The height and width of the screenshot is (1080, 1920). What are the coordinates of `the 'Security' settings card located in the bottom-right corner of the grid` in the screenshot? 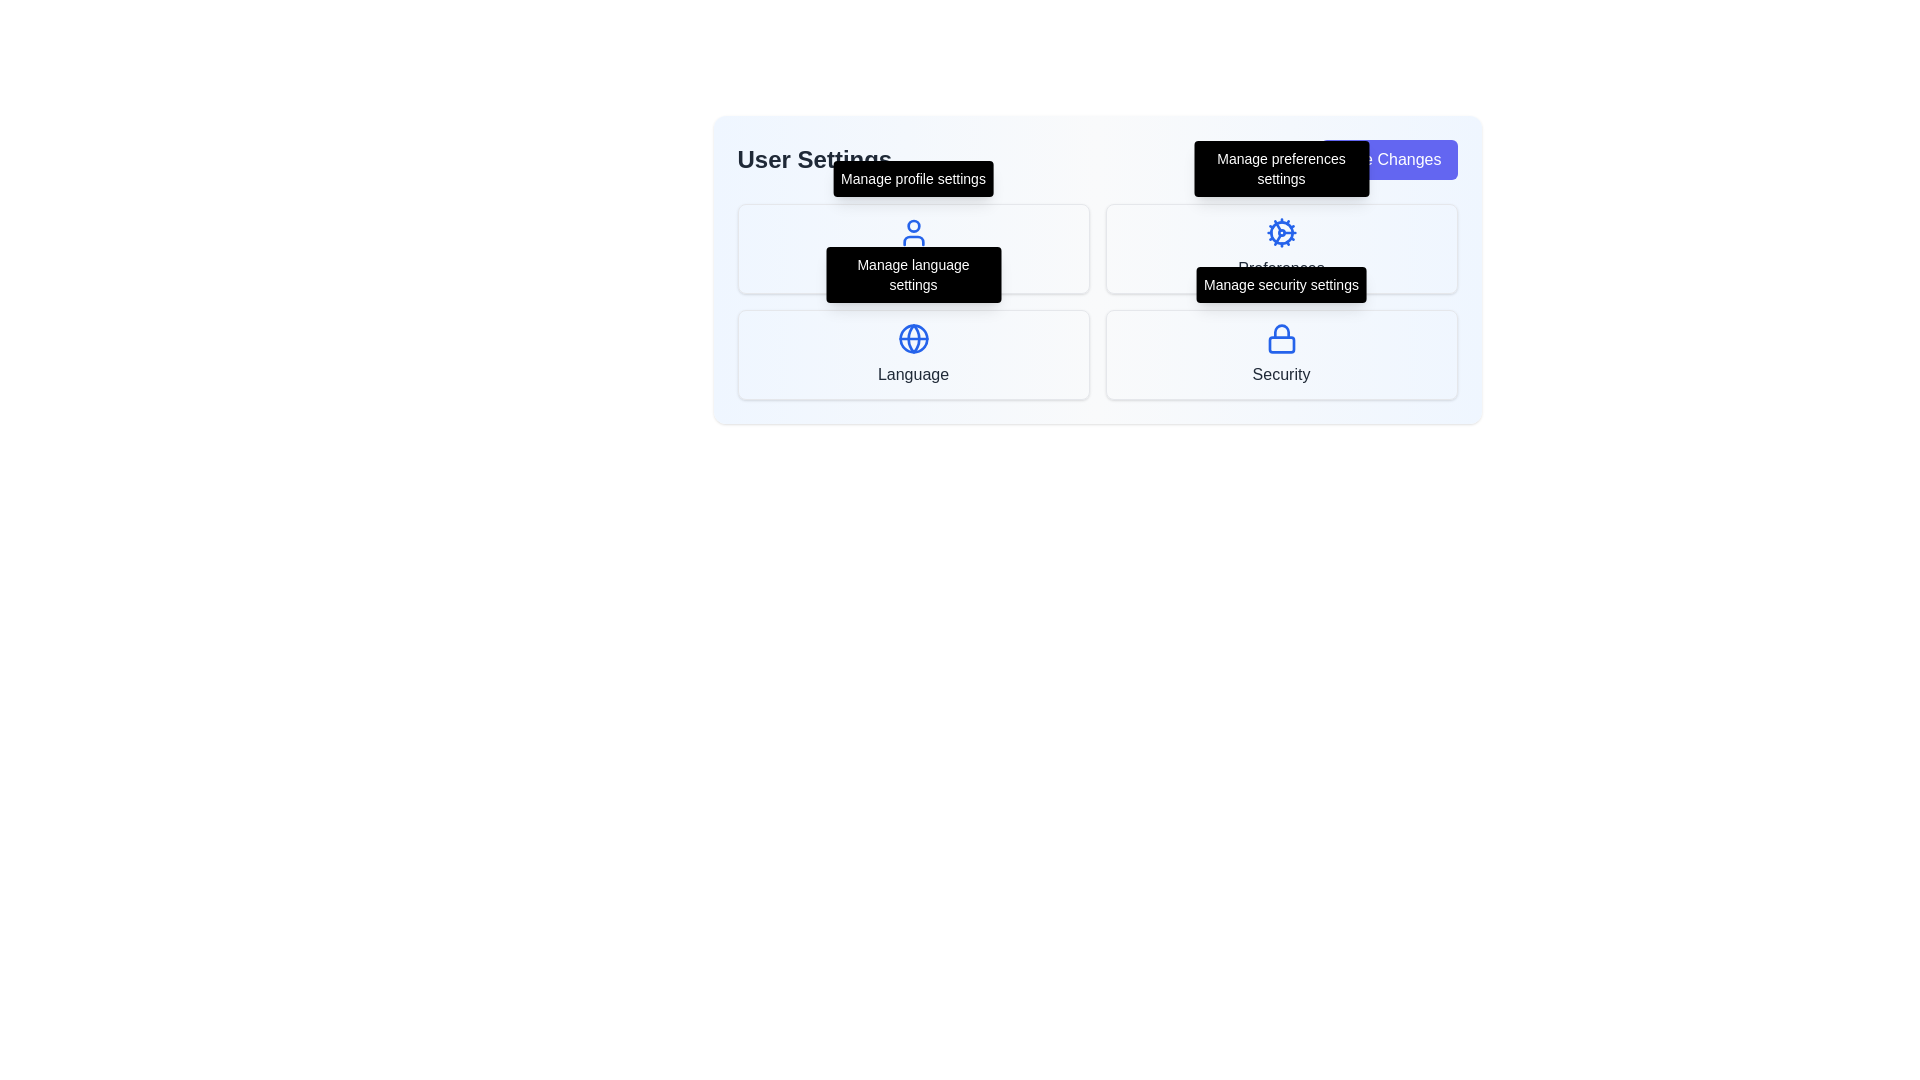 It's located at (1281, 353).